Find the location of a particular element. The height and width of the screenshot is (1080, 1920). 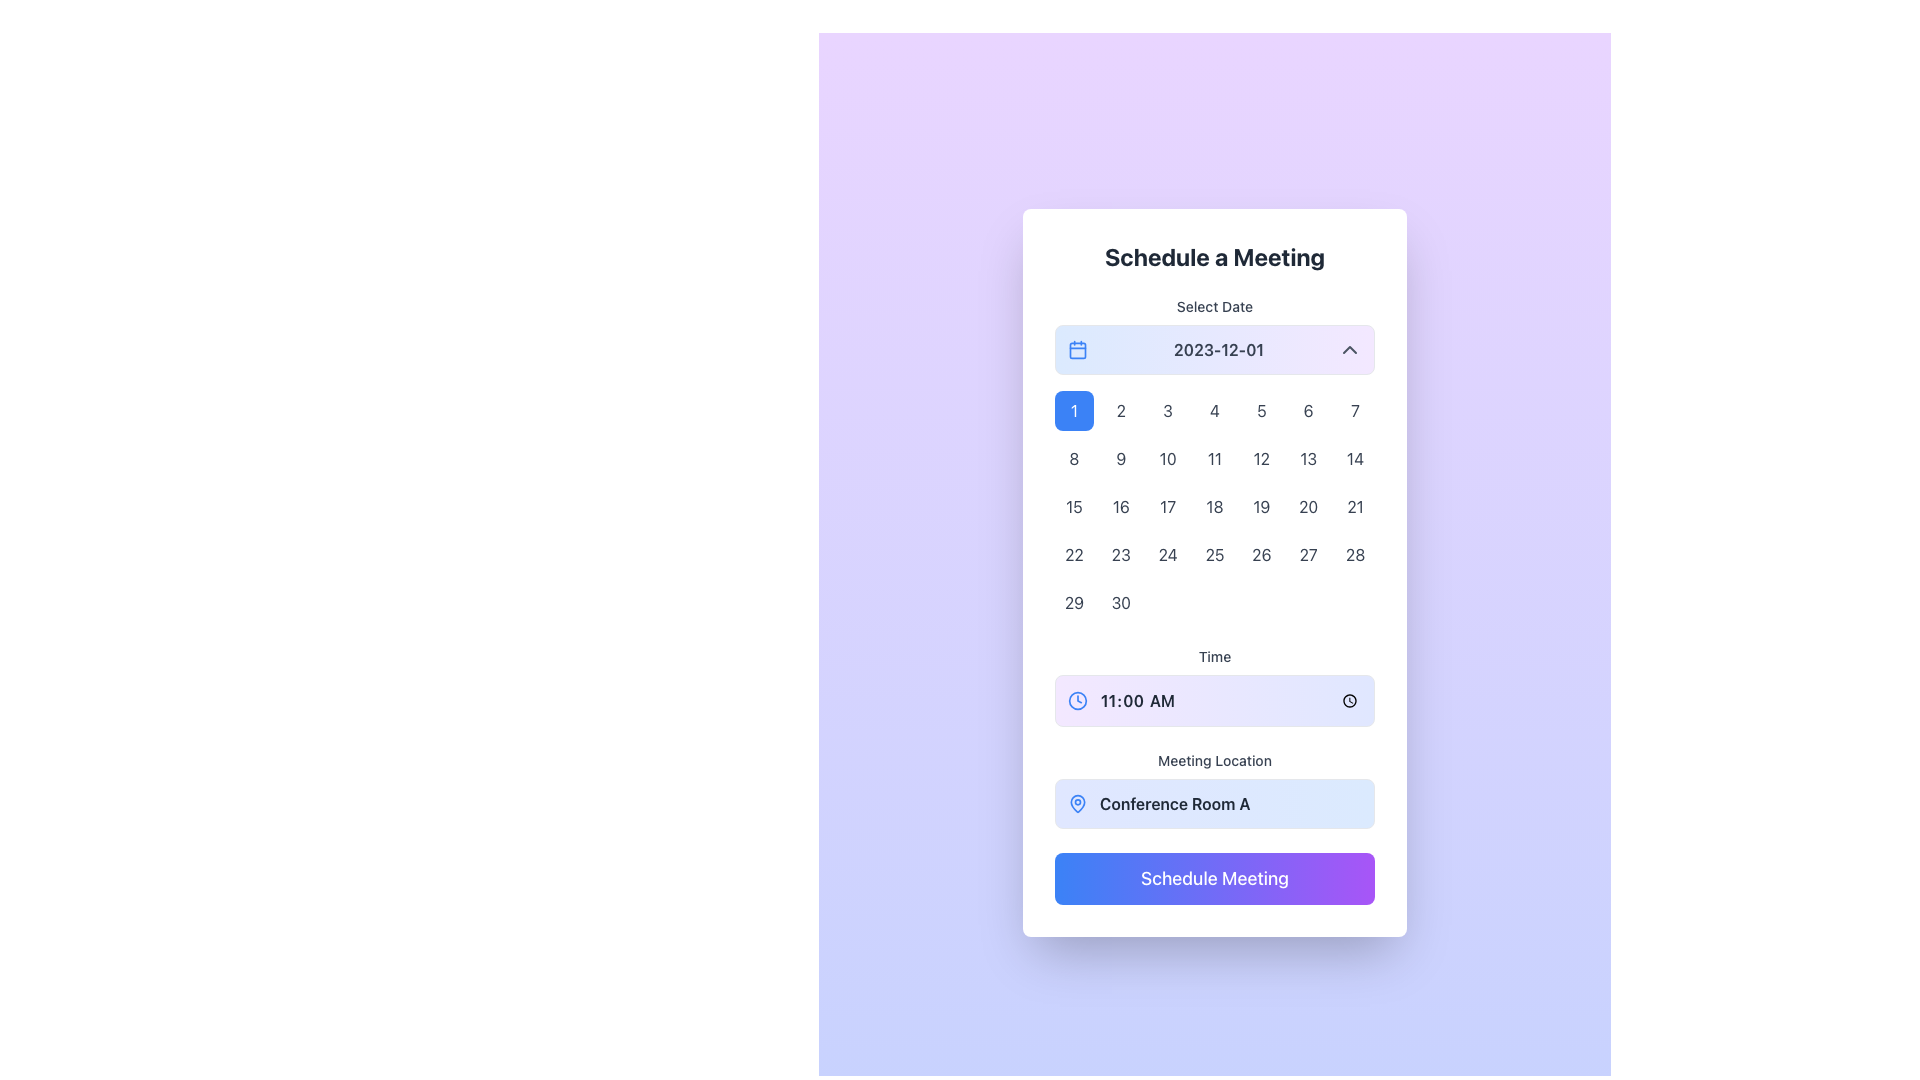

the button labeled '3' with rounded corners is located at coordinates (1167, 410).